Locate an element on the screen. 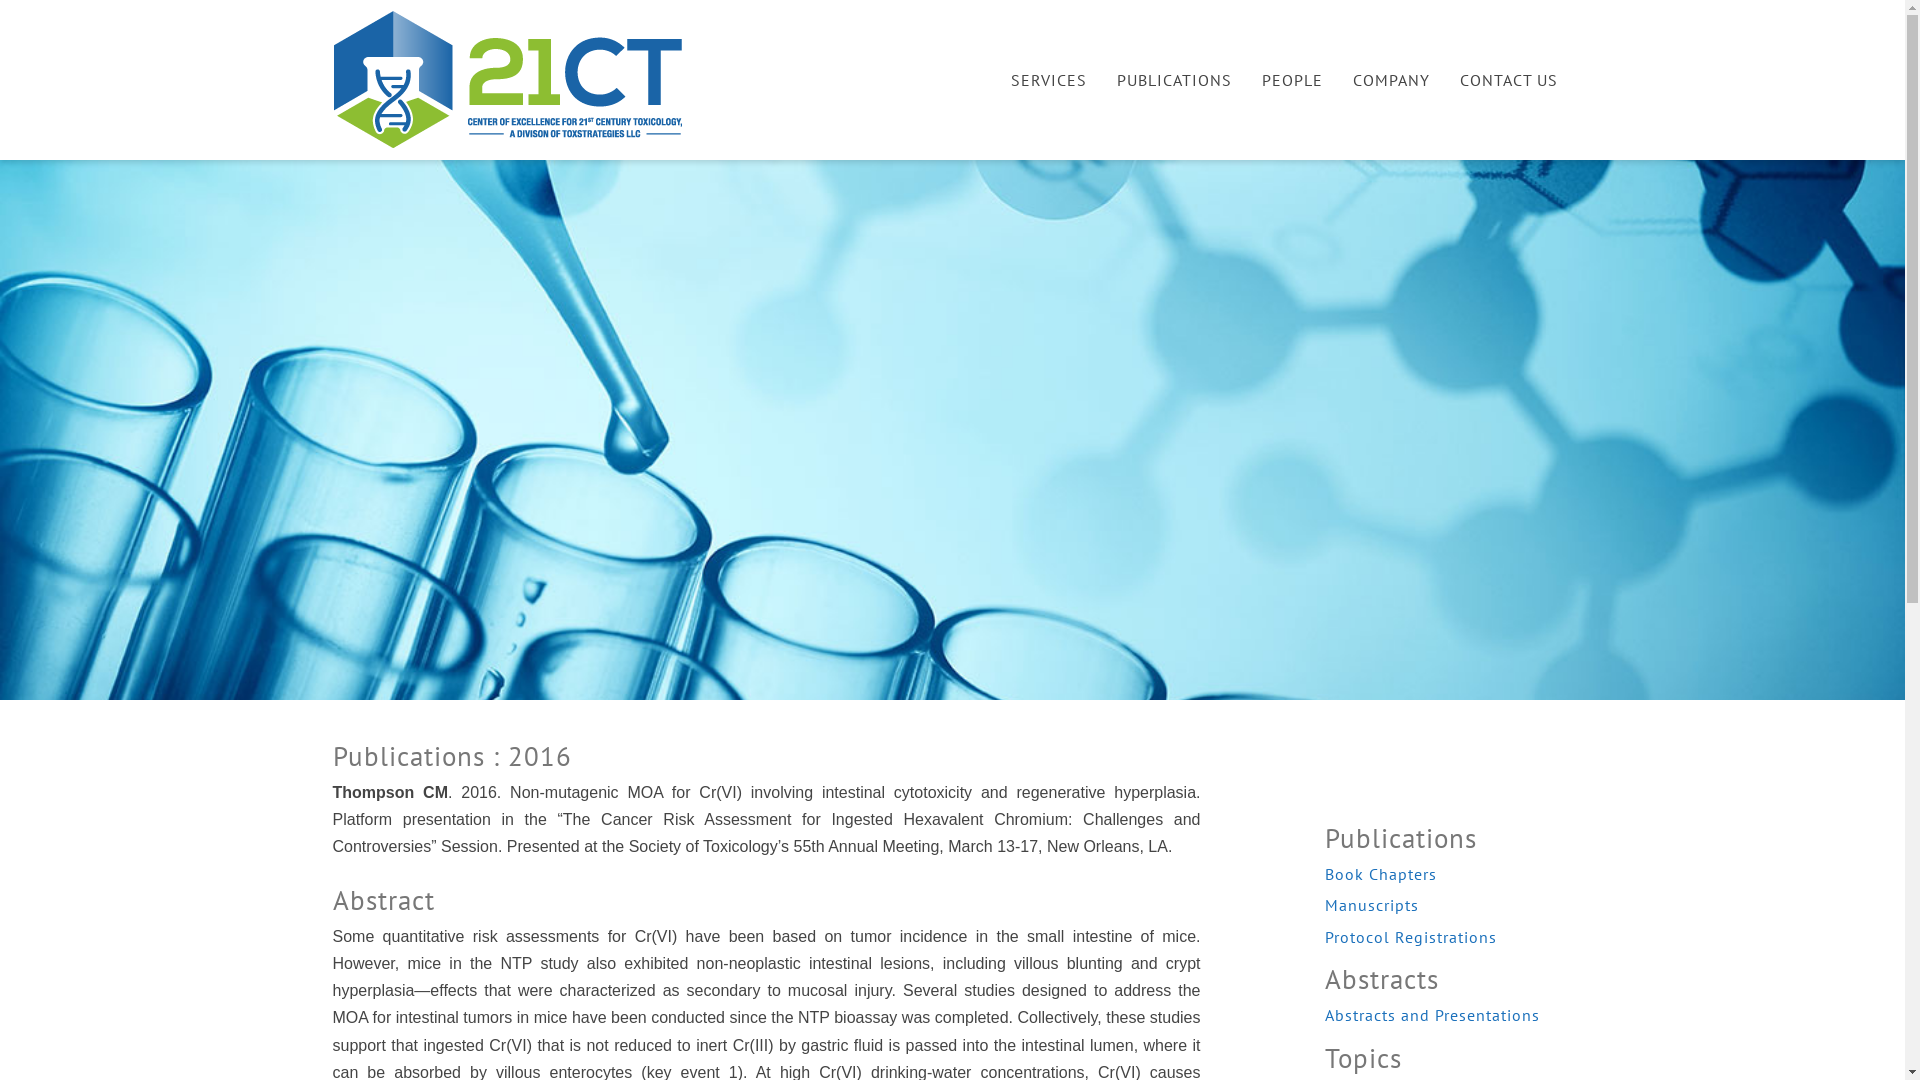 The width and height of the screenshot is (1920, 1080). 'Protocol Registrations' is located at coordinates (1448, 937).